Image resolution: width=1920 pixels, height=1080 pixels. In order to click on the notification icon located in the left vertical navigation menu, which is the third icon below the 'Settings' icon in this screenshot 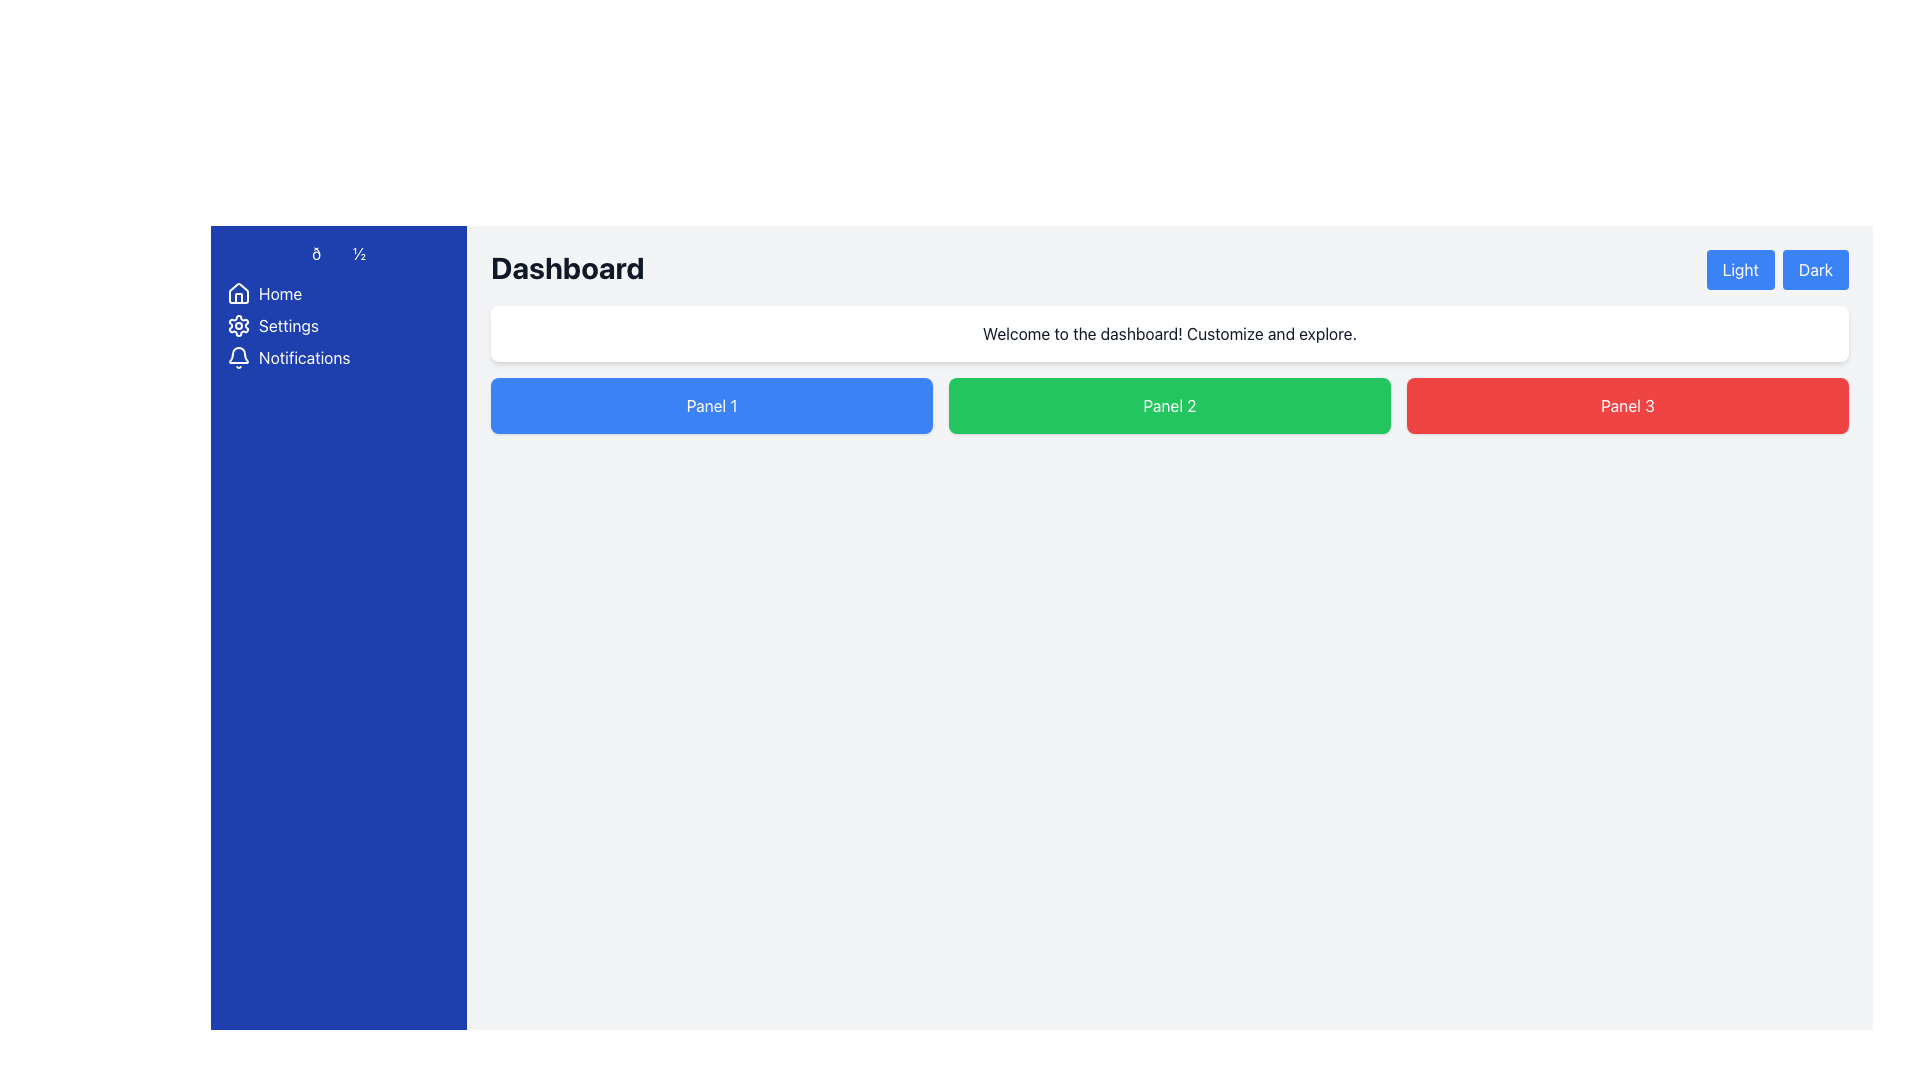, I will do `click(239, 354)`.